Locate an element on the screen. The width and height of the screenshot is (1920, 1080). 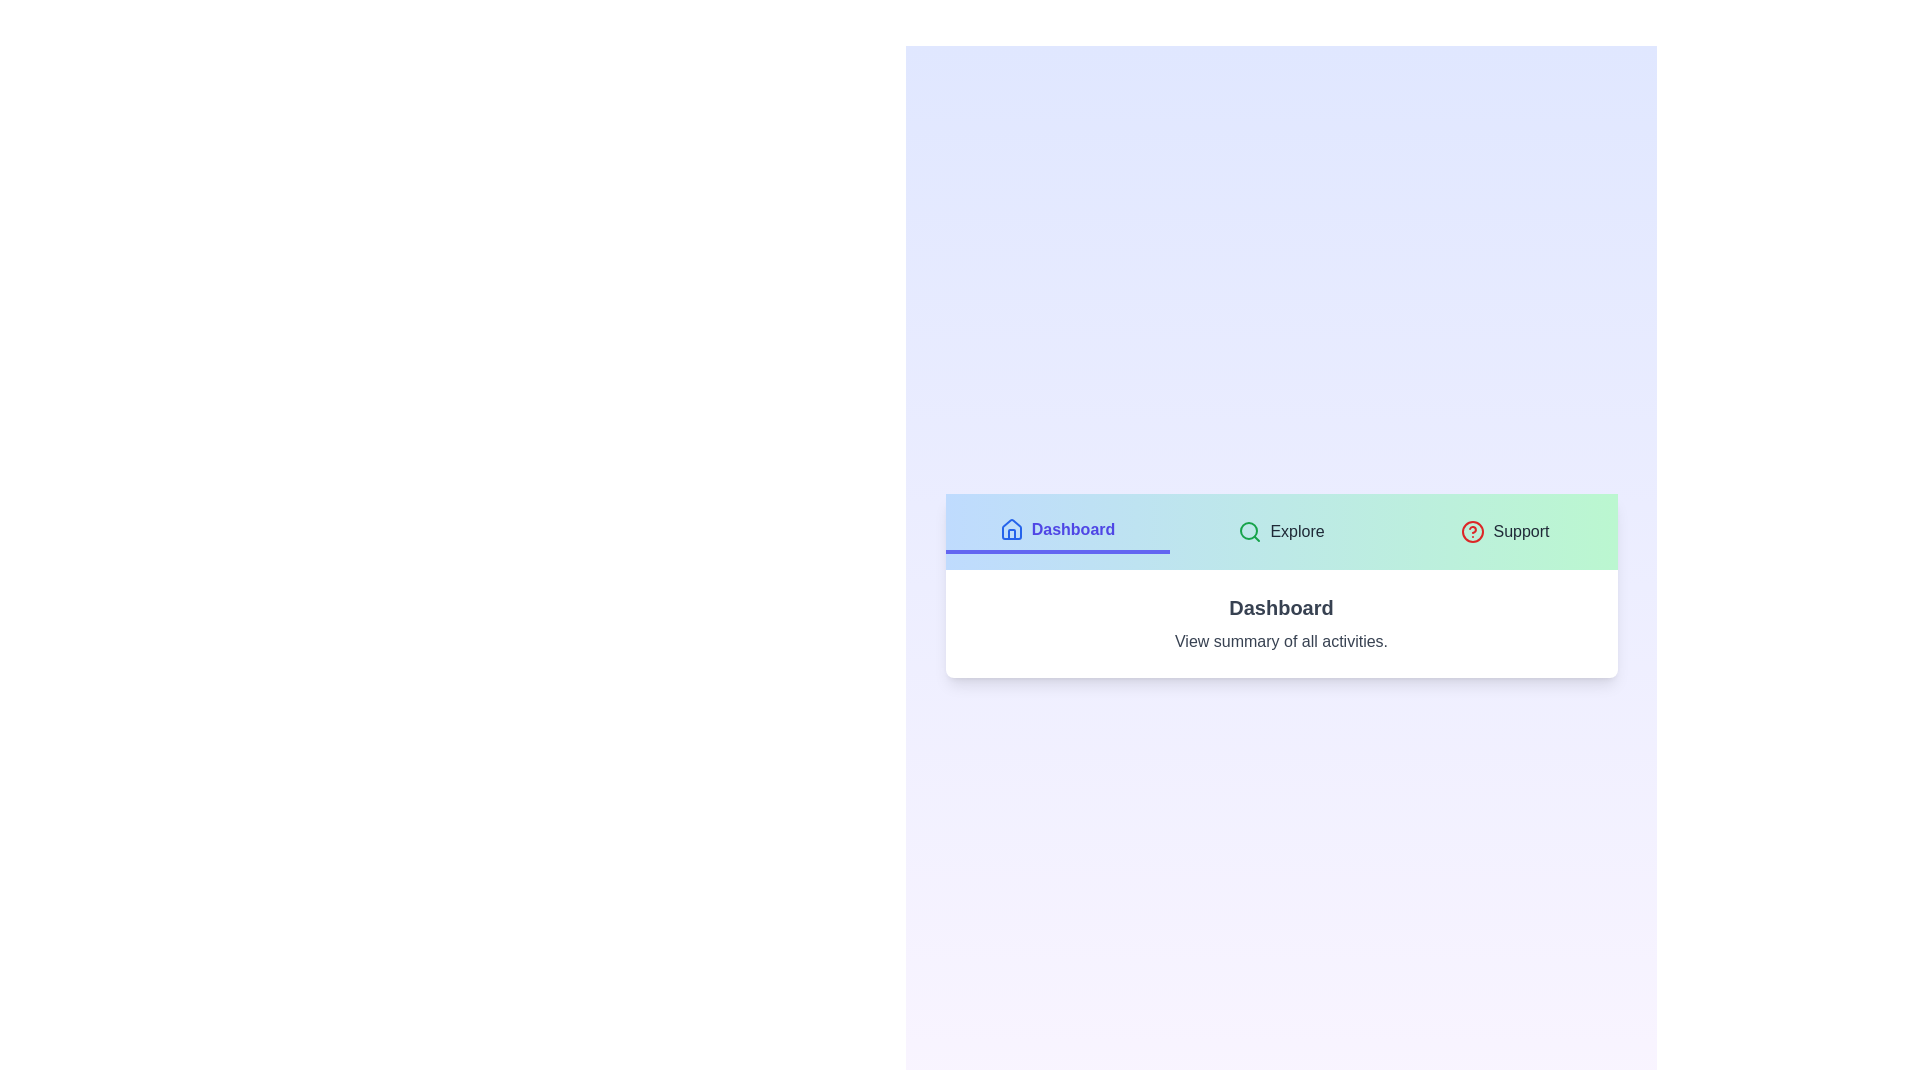
the icon of the Support tab is located at coordinates (1473, 531).